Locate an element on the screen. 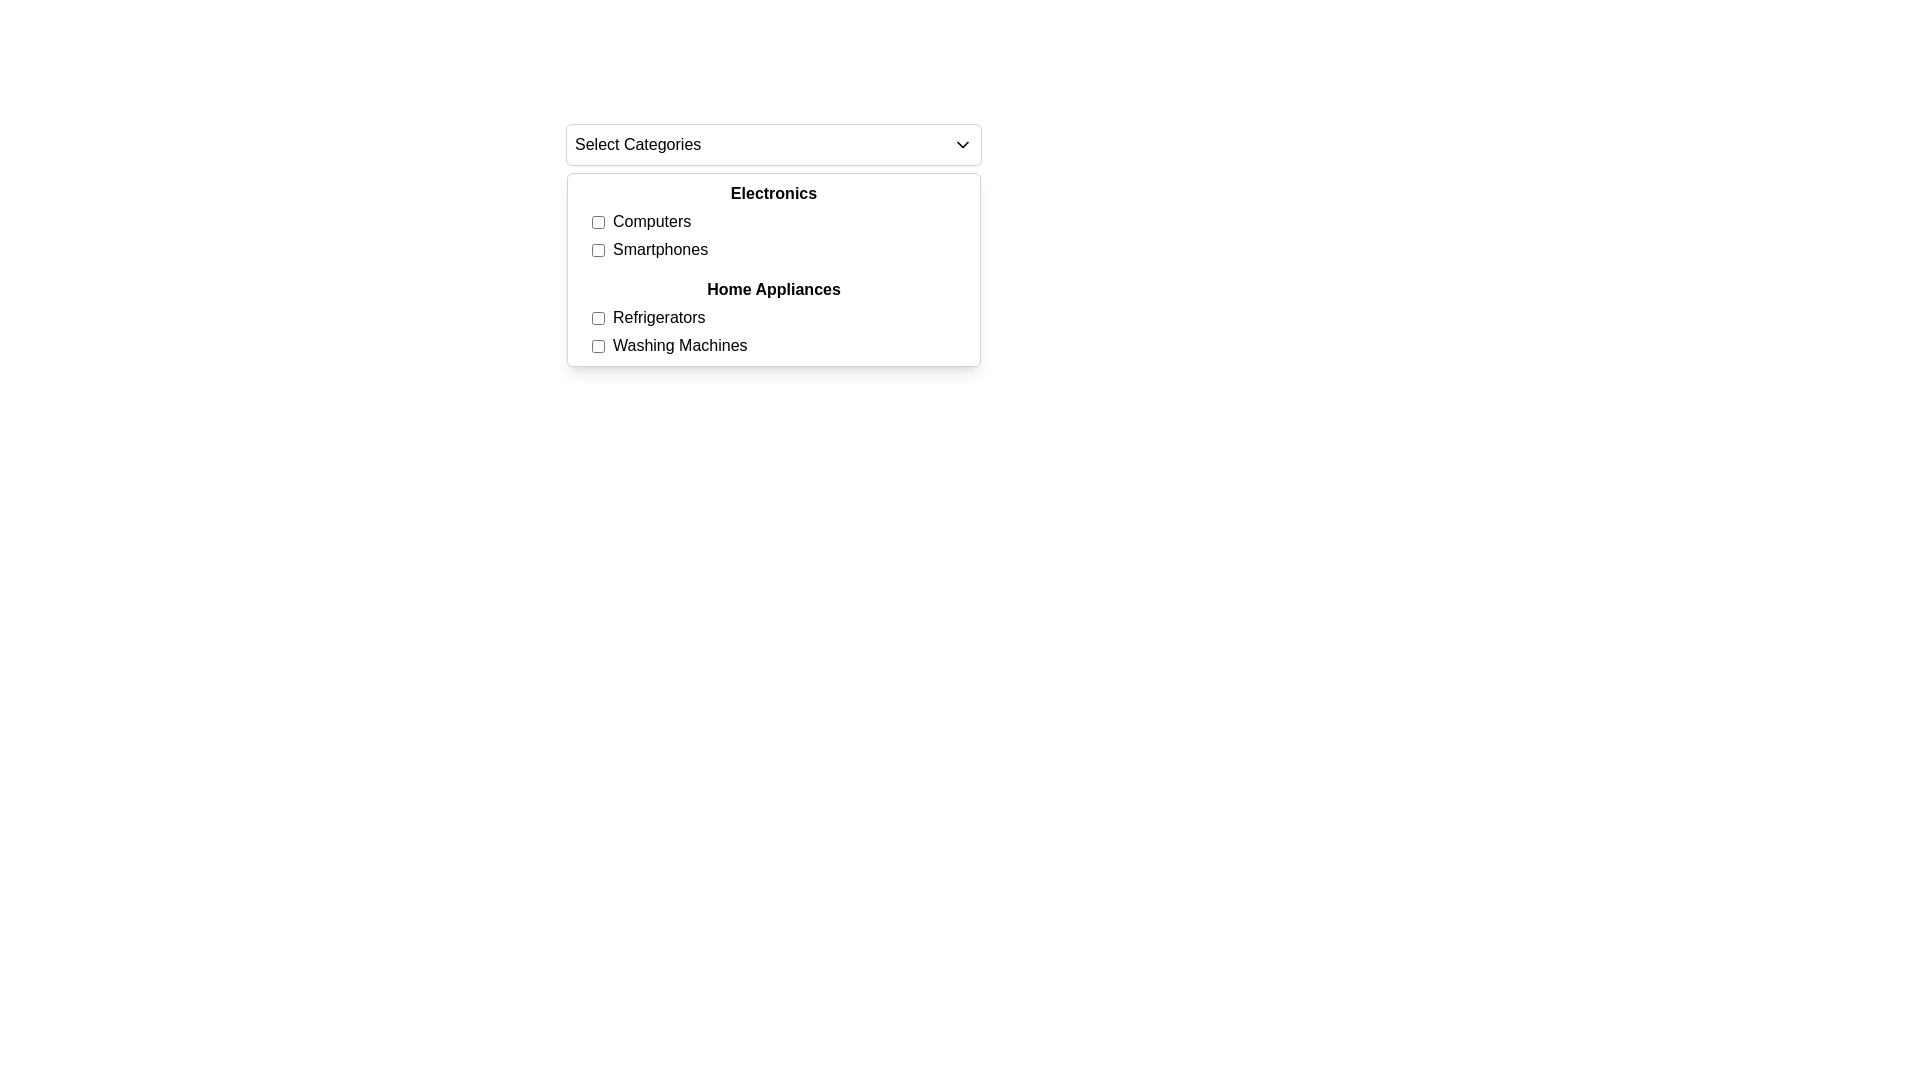 The image size is (1920, 1080). the Dropdown menu located below the 'Select Categories' button is located at coordinates (772, 270).